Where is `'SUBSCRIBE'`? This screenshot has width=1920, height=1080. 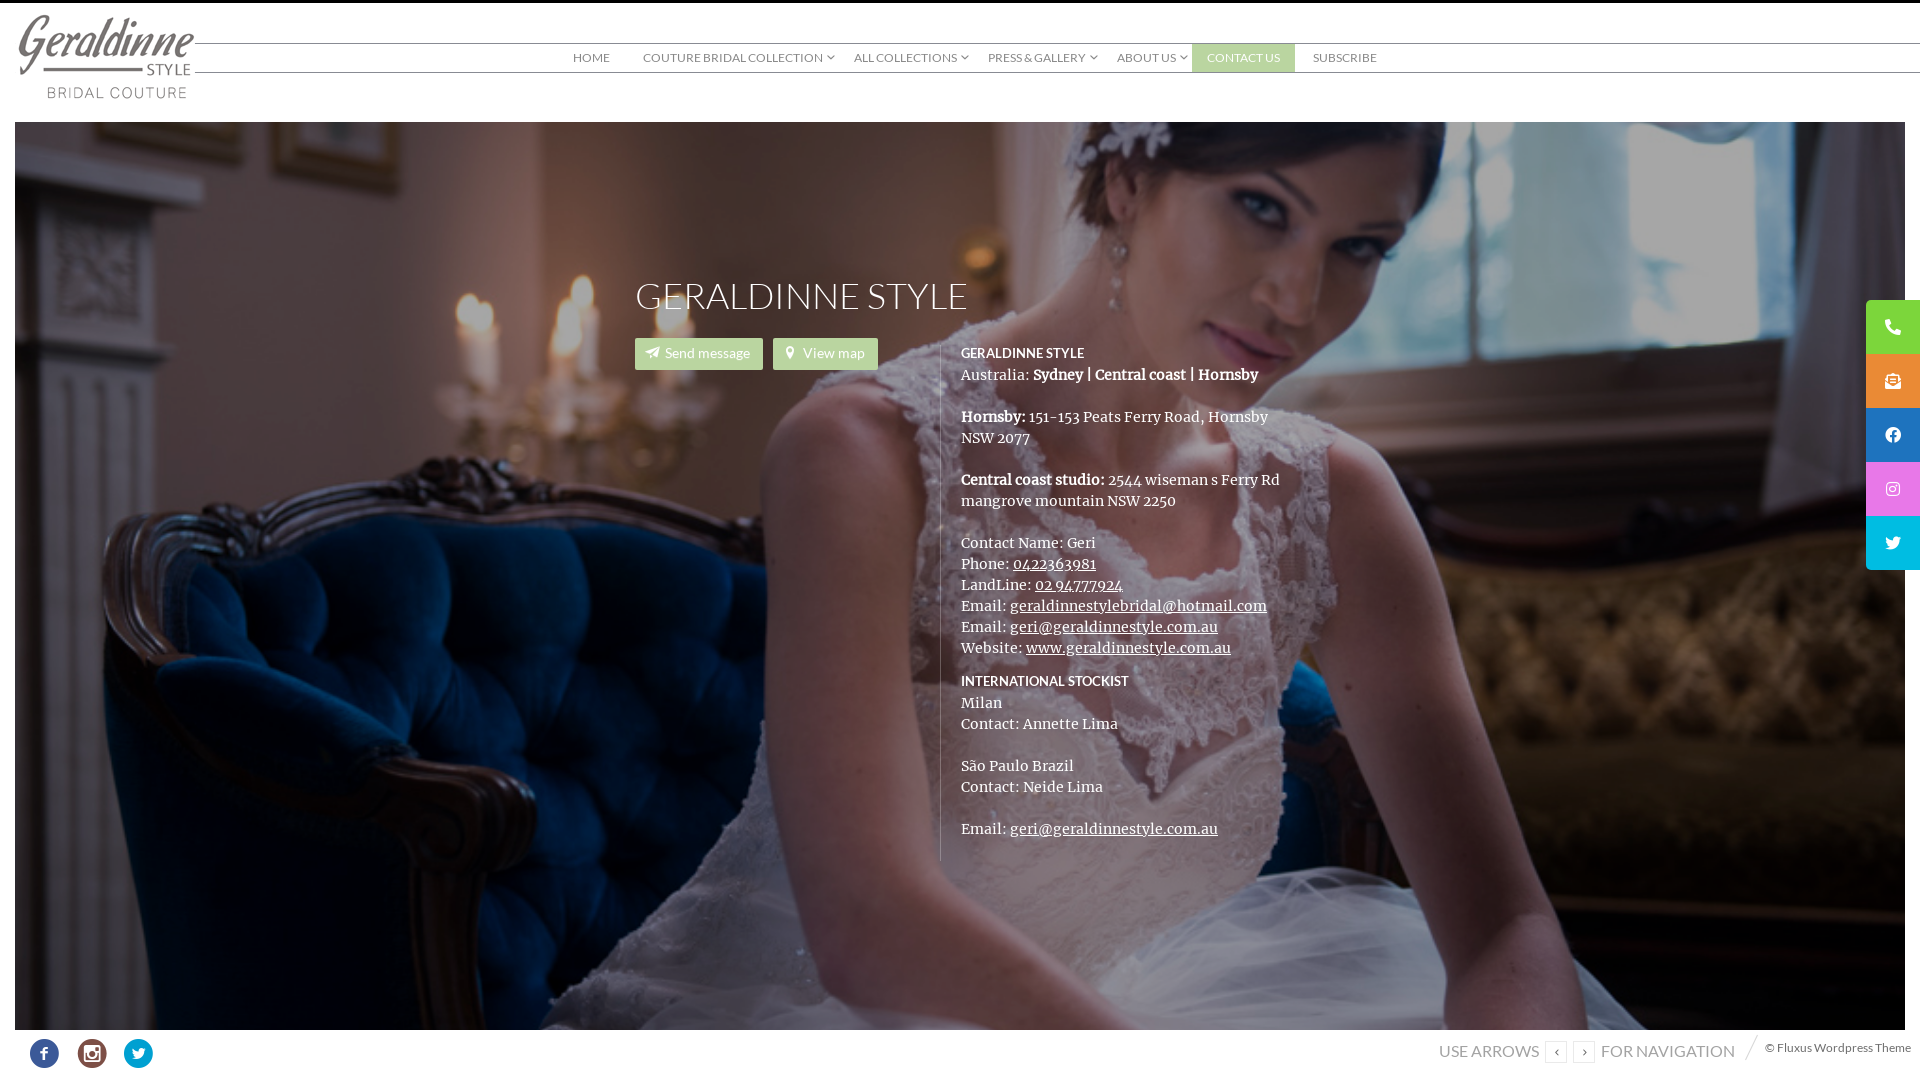
'SUBSCRIBE' is located at coordinates (1344, 56).